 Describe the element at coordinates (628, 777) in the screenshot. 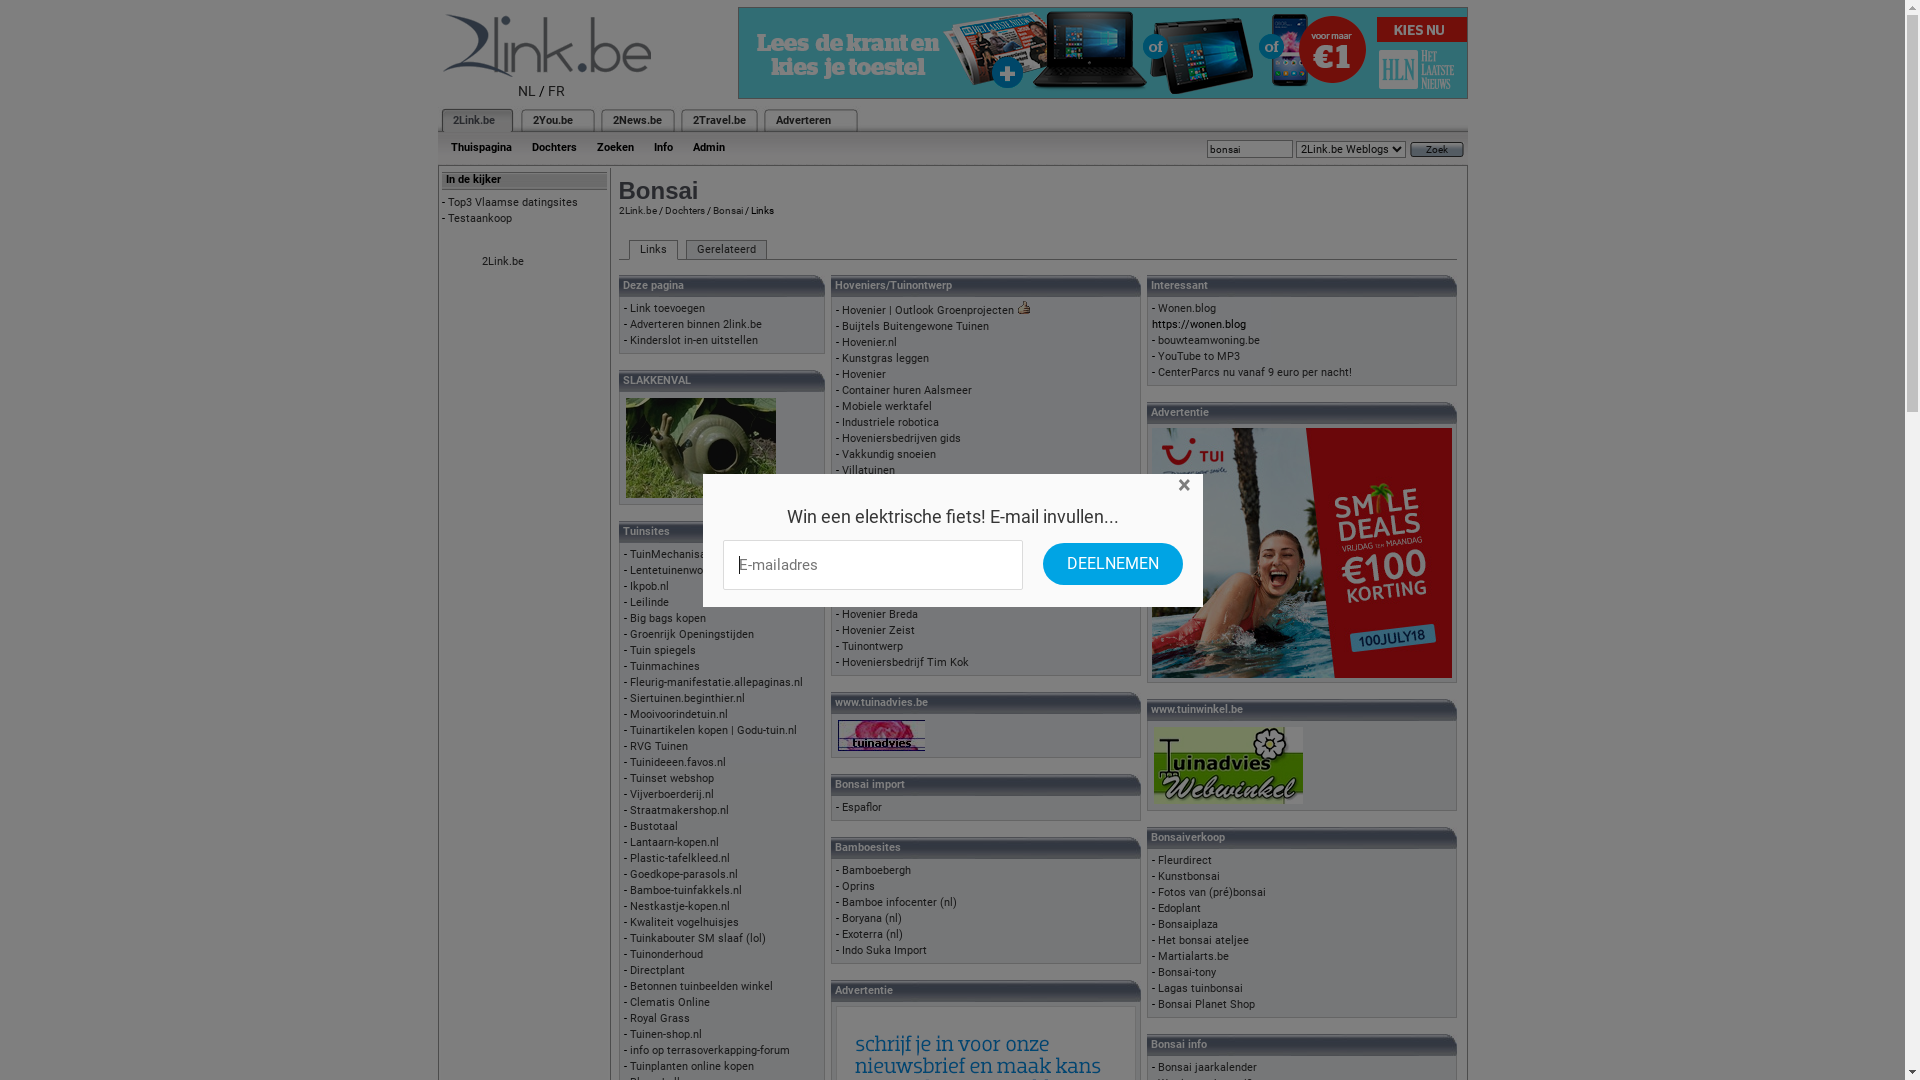

I see `'Tuinset webshop'` at that location.